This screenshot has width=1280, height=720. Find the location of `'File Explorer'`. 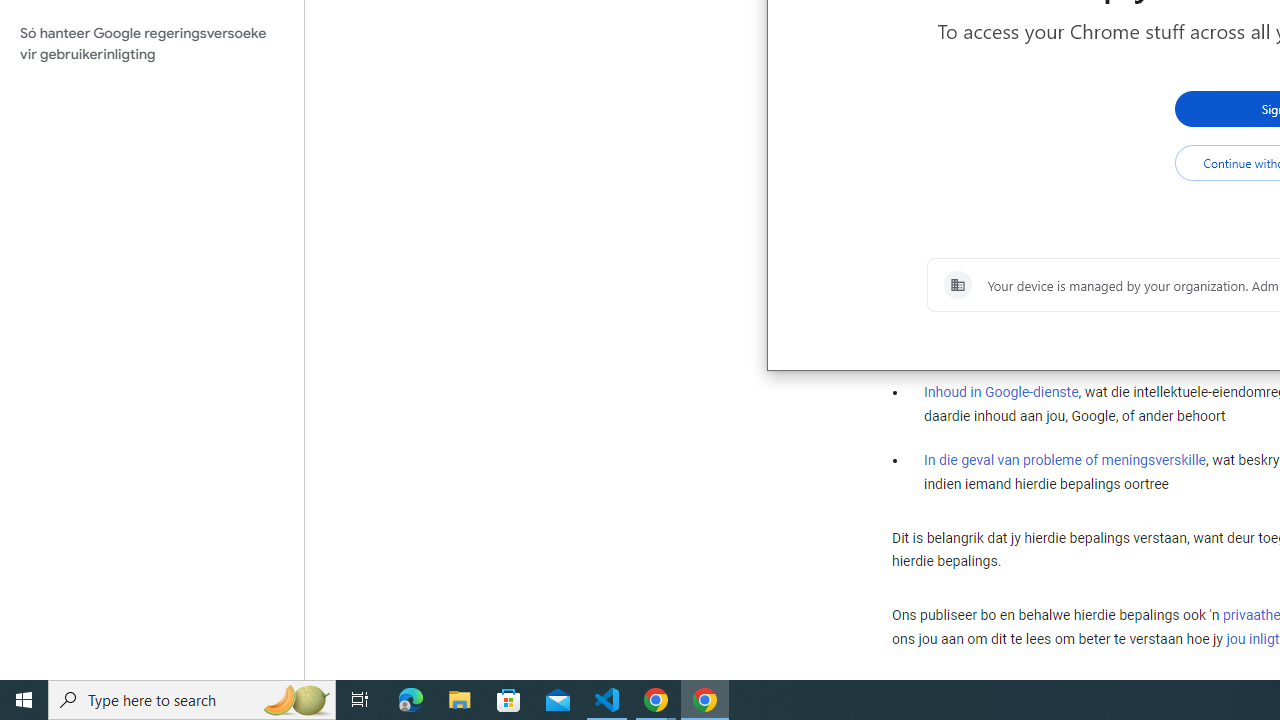

'File Explorer' is located at coordinates (459, 698).